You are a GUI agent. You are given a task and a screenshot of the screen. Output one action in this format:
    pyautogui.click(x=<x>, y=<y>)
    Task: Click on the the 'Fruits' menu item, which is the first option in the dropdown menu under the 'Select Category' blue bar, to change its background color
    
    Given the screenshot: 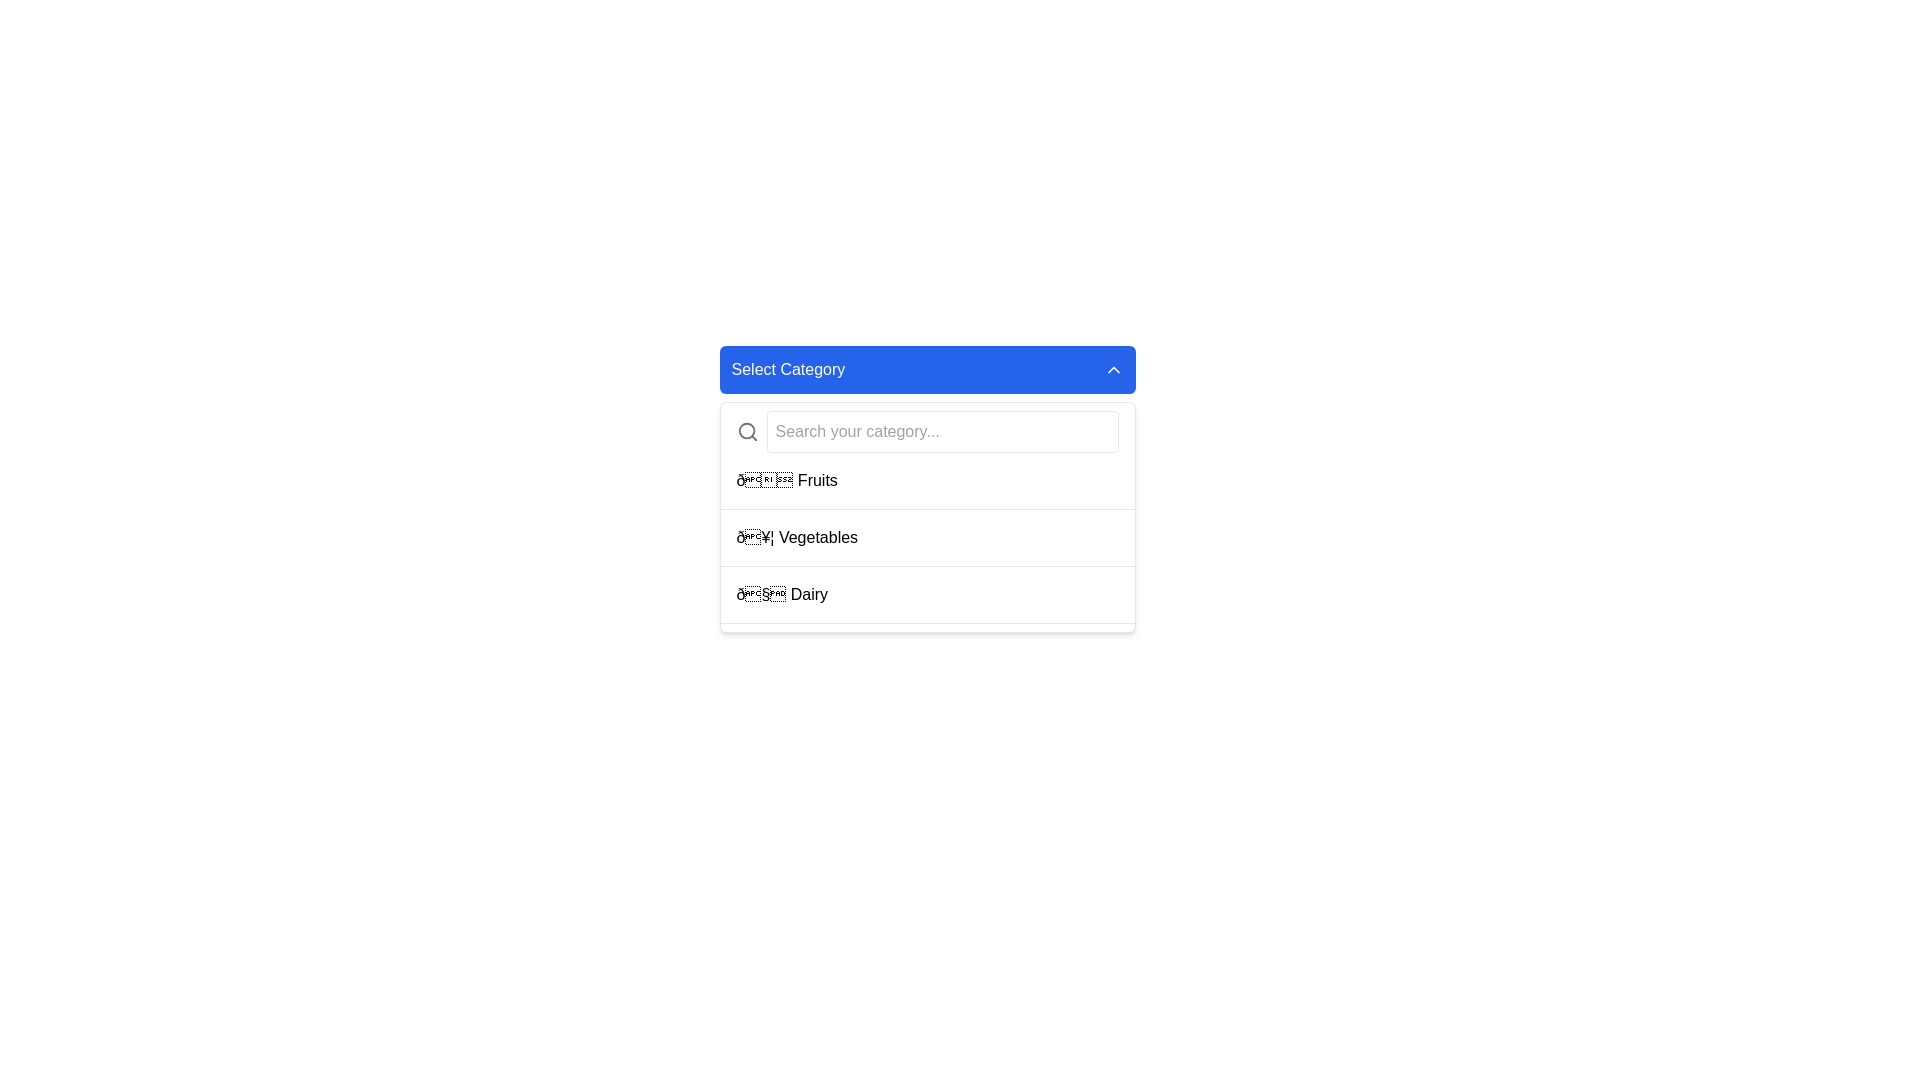 What is the action you would take?
    pyautogui.click(x=926, y=481)
    